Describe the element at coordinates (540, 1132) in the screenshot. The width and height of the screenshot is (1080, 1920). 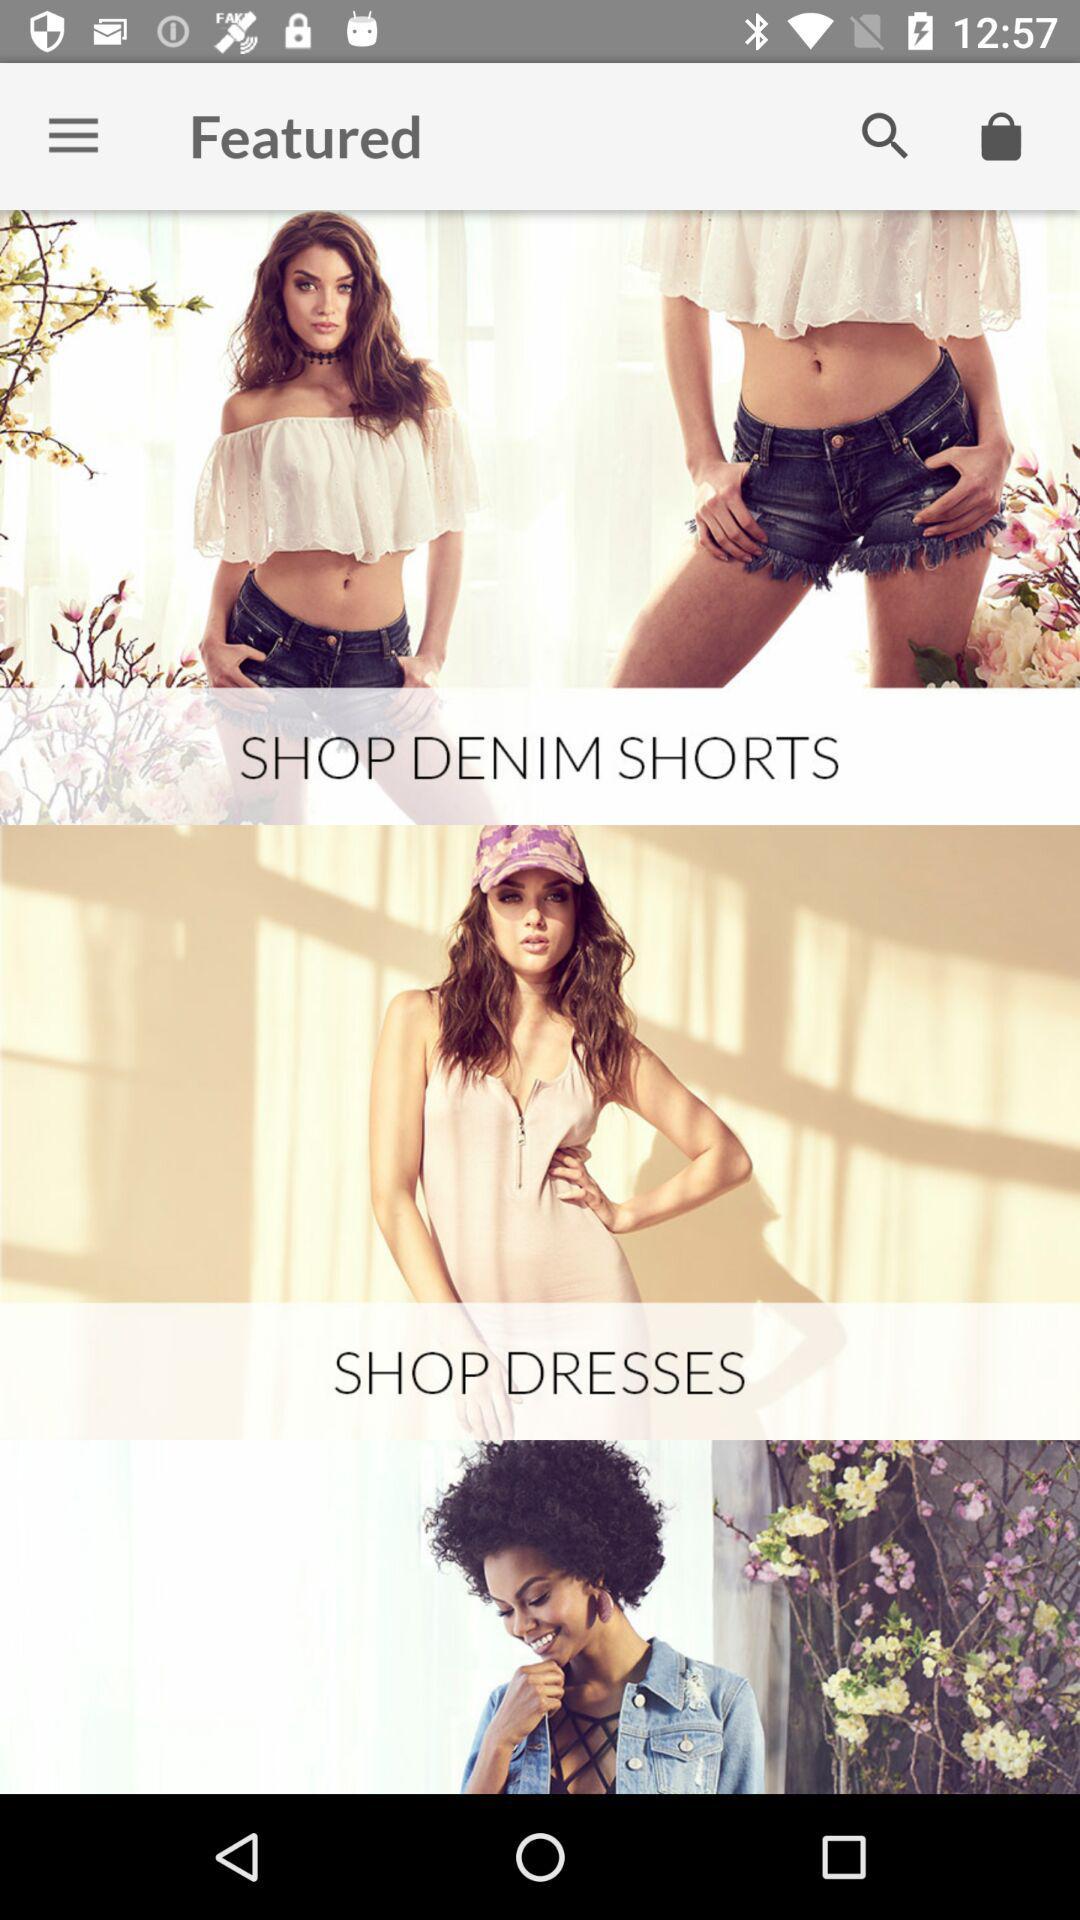
I see `see shop dresses` at that location.